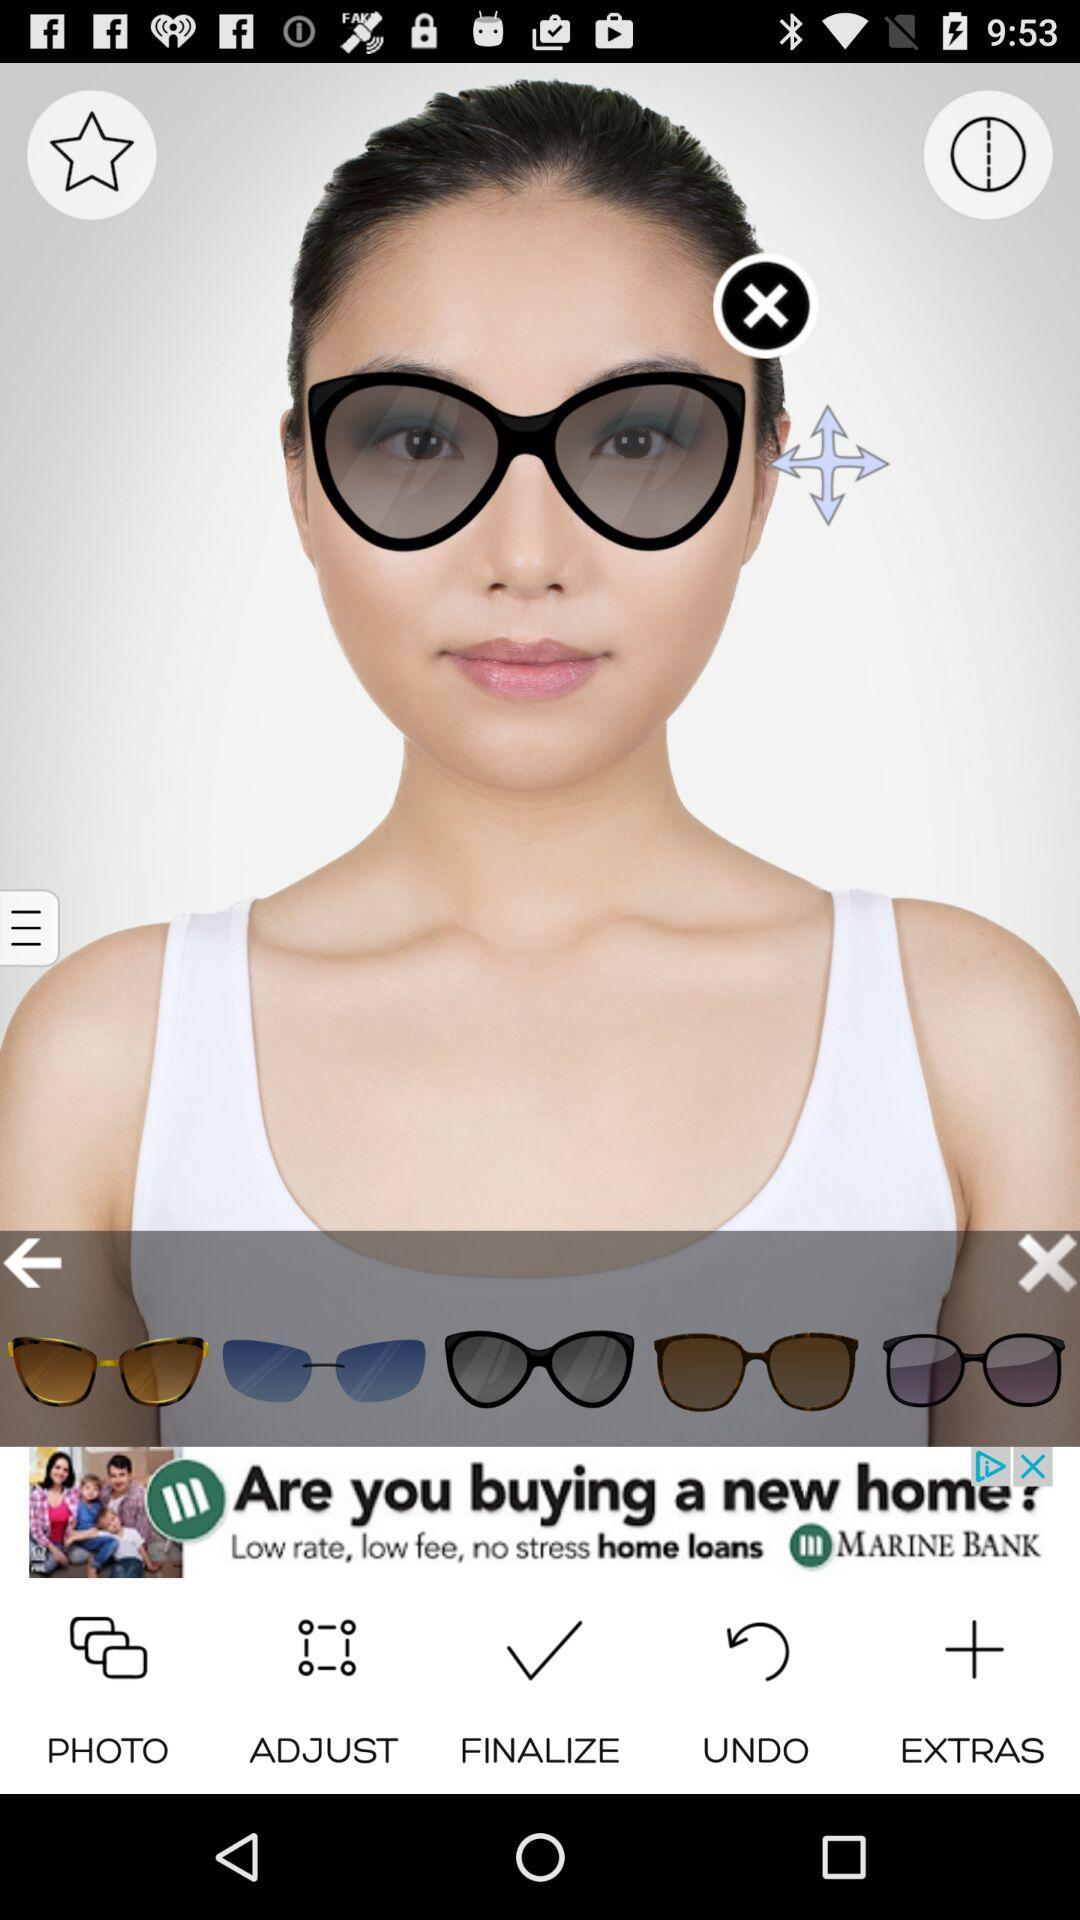  Describe the element at coordinates (756, 1370) in the screenshot. I see `the specified glass` at that location.